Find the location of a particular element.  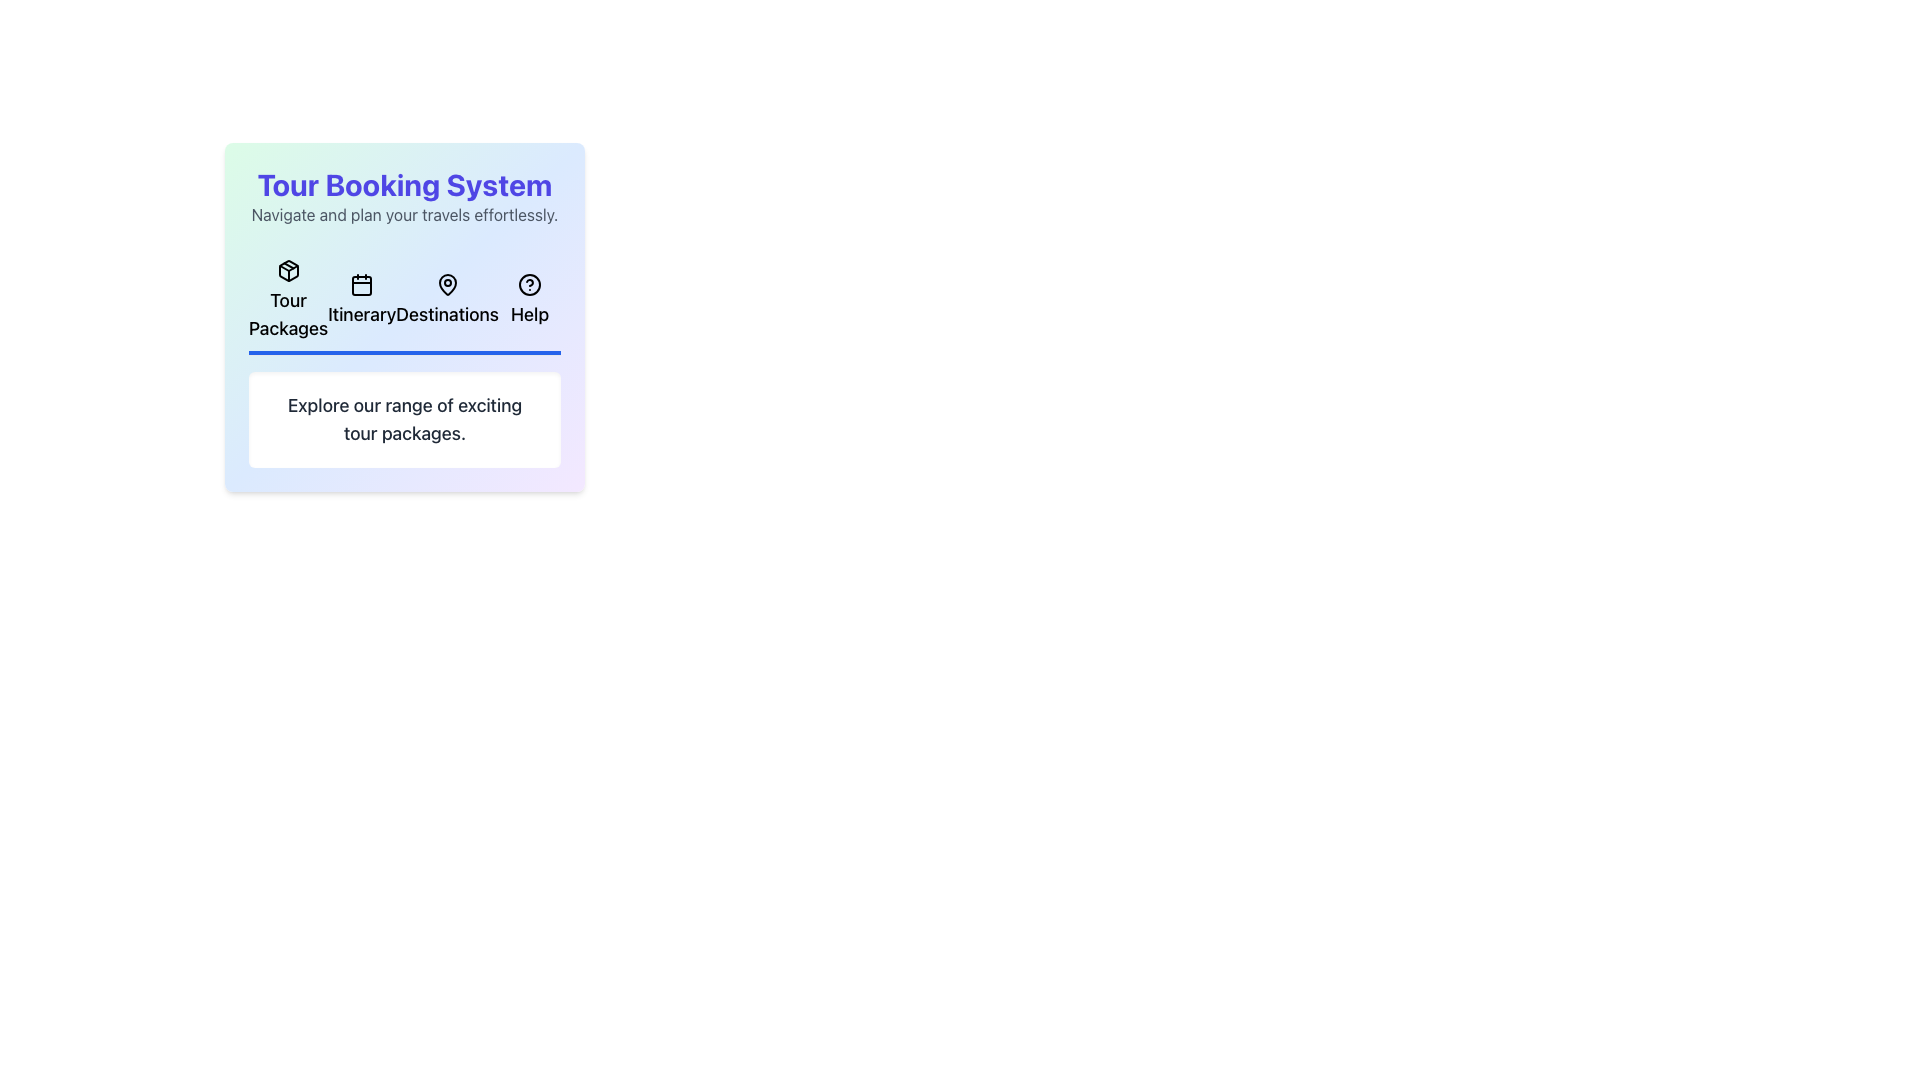

the 'Tour Packages' label located beneath the cube icon in the first position of the horizontal navigation section is located at coordinates (287, 314).